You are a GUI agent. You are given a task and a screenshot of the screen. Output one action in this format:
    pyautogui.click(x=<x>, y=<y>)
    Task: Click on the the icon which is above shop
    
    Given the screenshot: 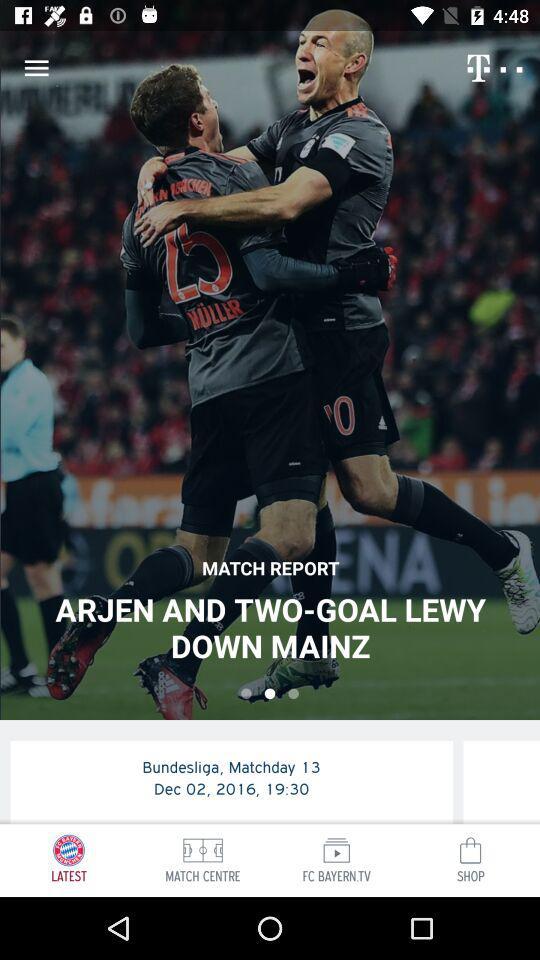 What is the action you would take?
    pyautogui.click(x=470, y=849)
    